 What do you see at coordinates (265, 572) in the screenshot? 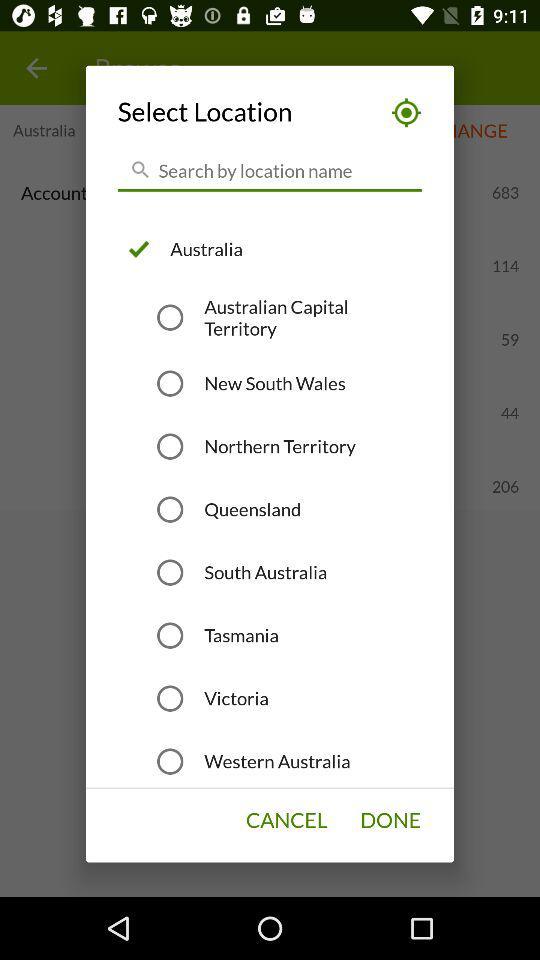
I see `south australia icon` at bounding box center [265, 572].